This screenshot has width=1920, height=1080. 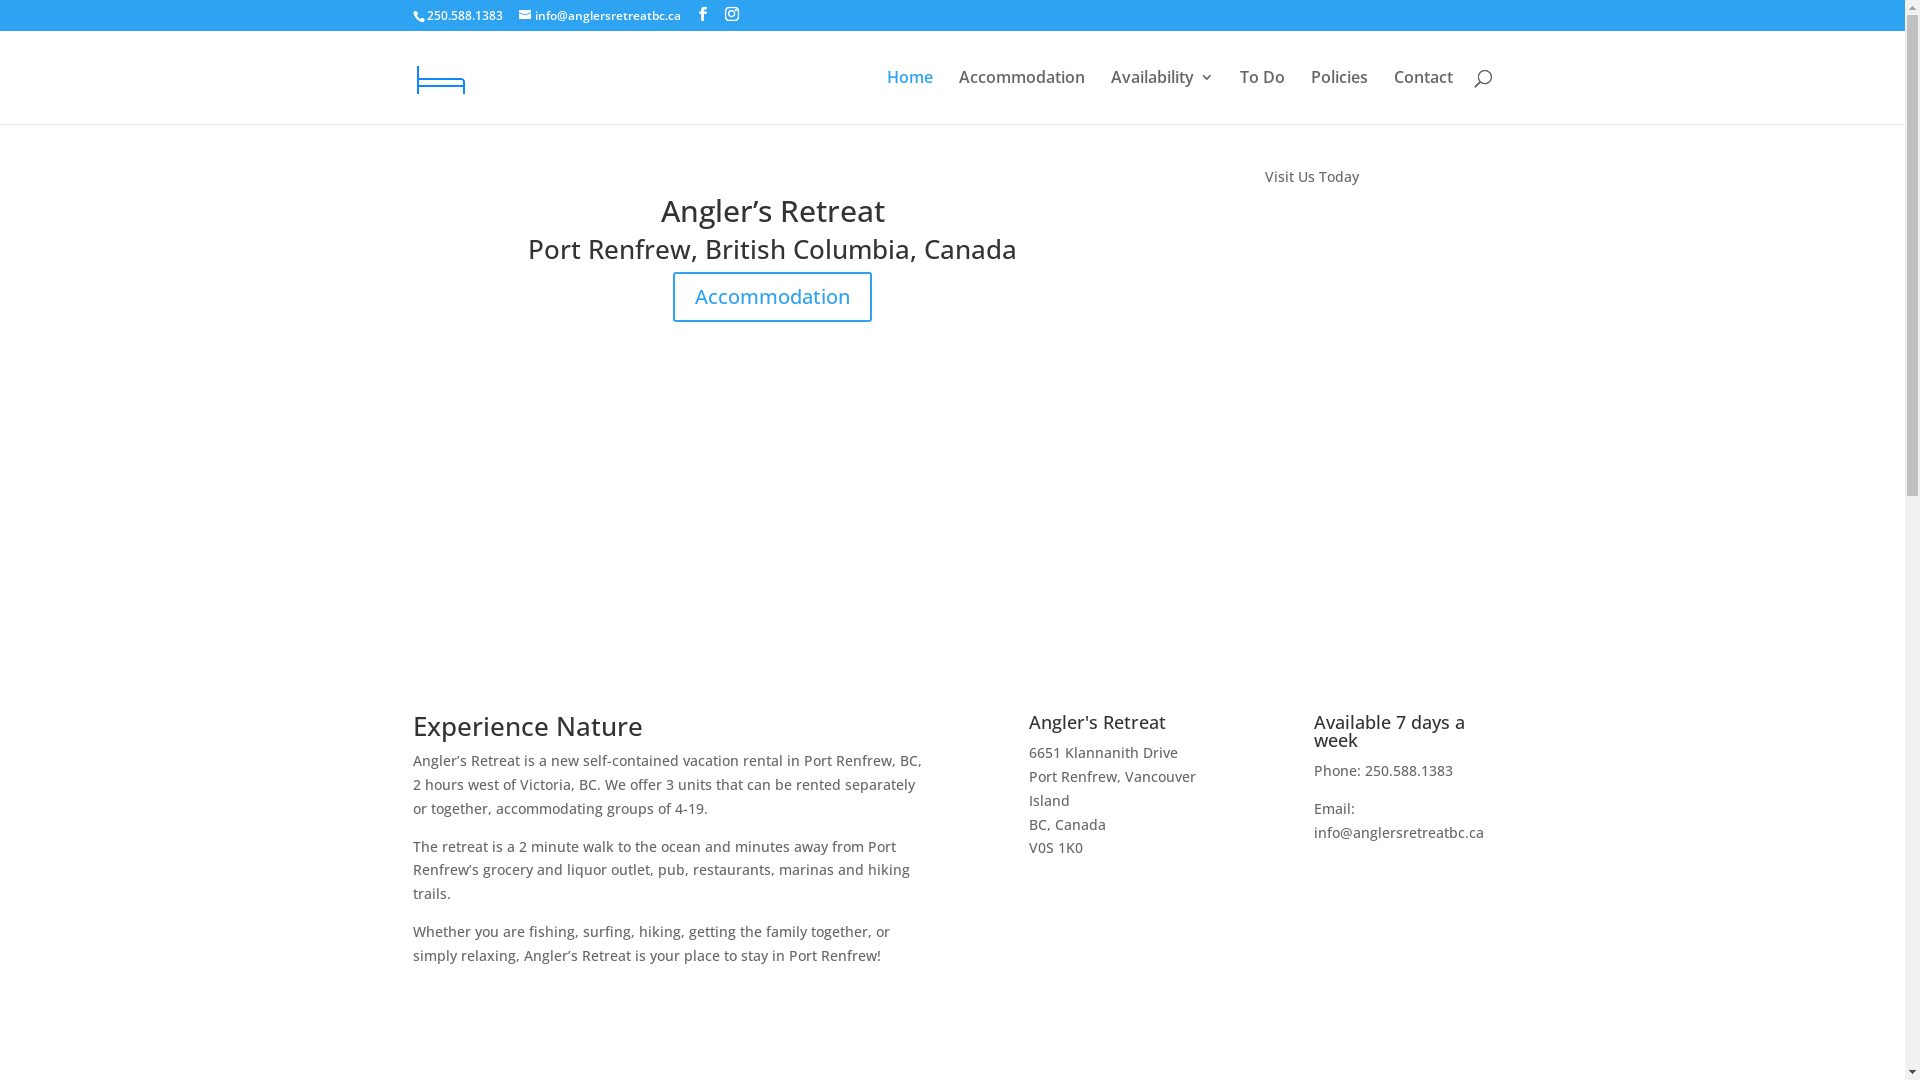 I want to click on 'Accommodation', so click(x=1021, y=96).